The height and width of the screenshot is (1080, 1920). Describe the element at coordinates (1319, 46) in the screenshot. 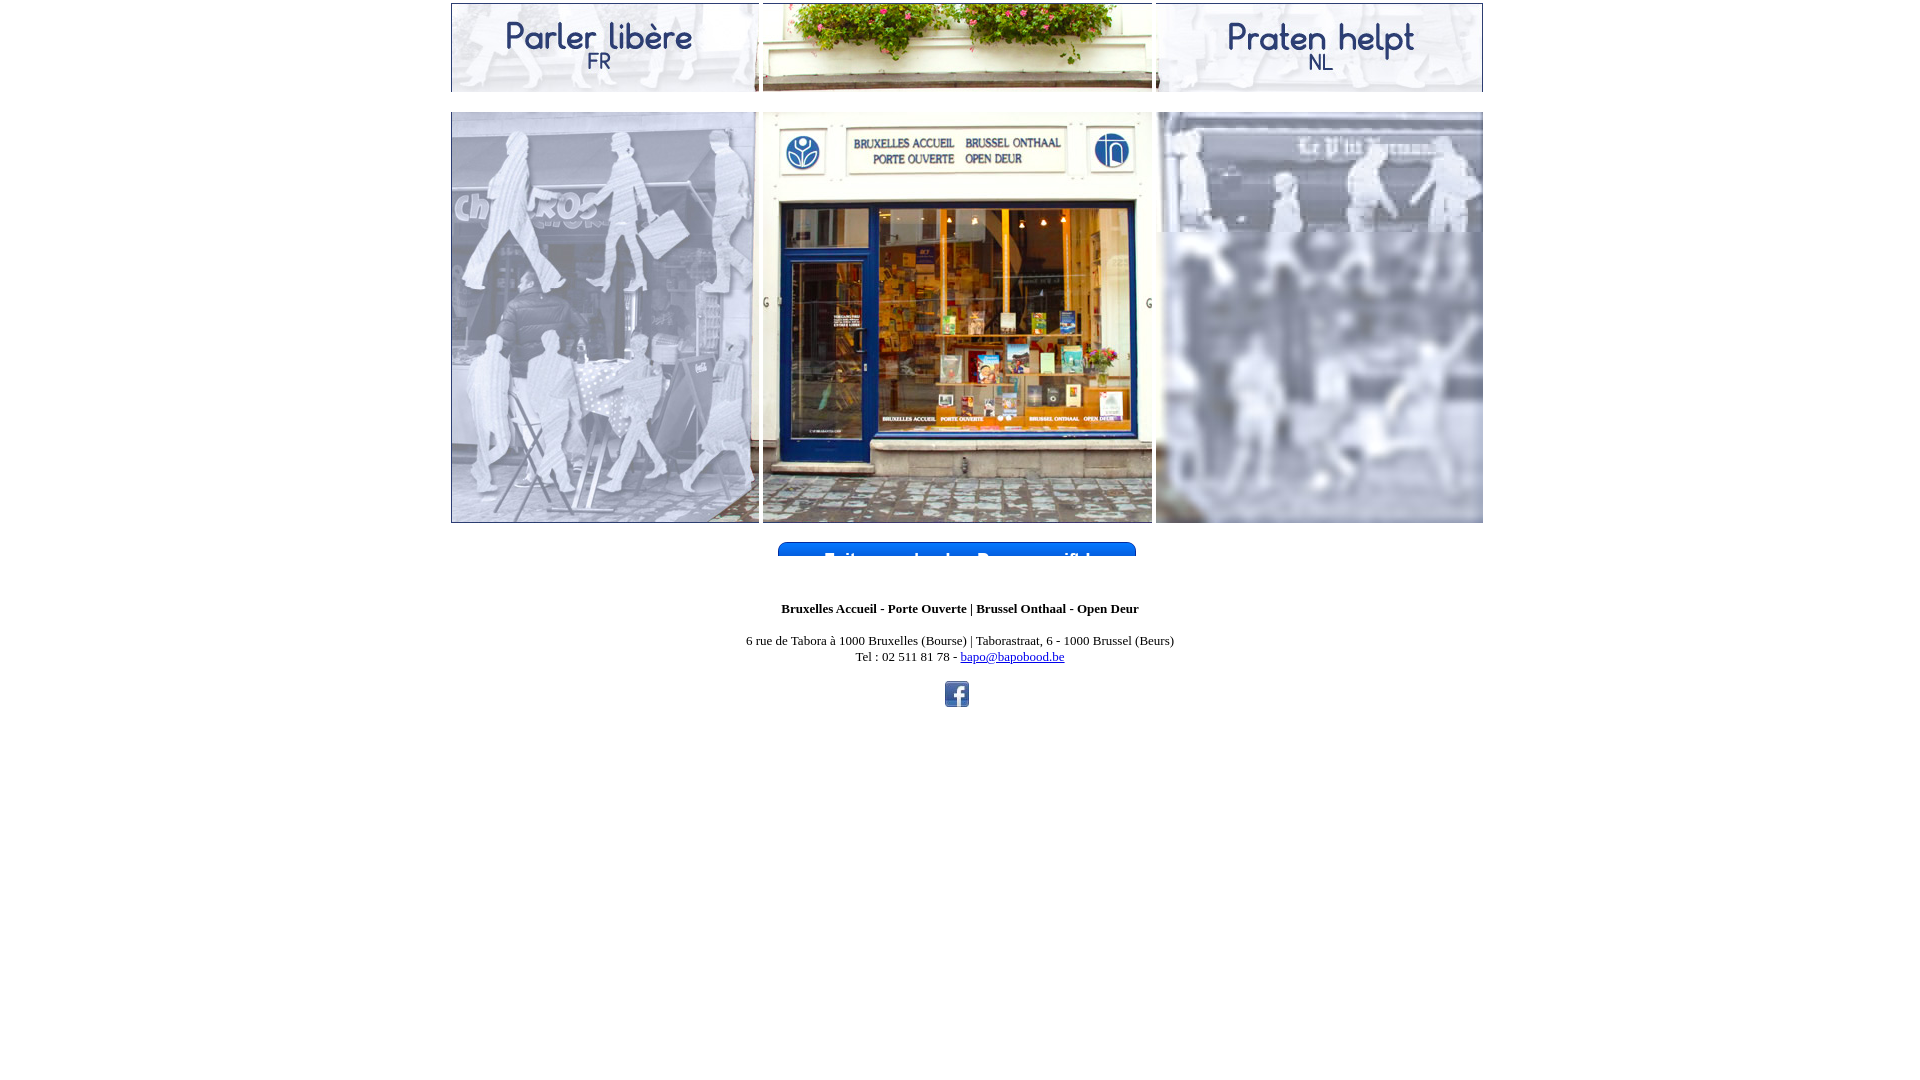

I see `'NL versie'` at that location.